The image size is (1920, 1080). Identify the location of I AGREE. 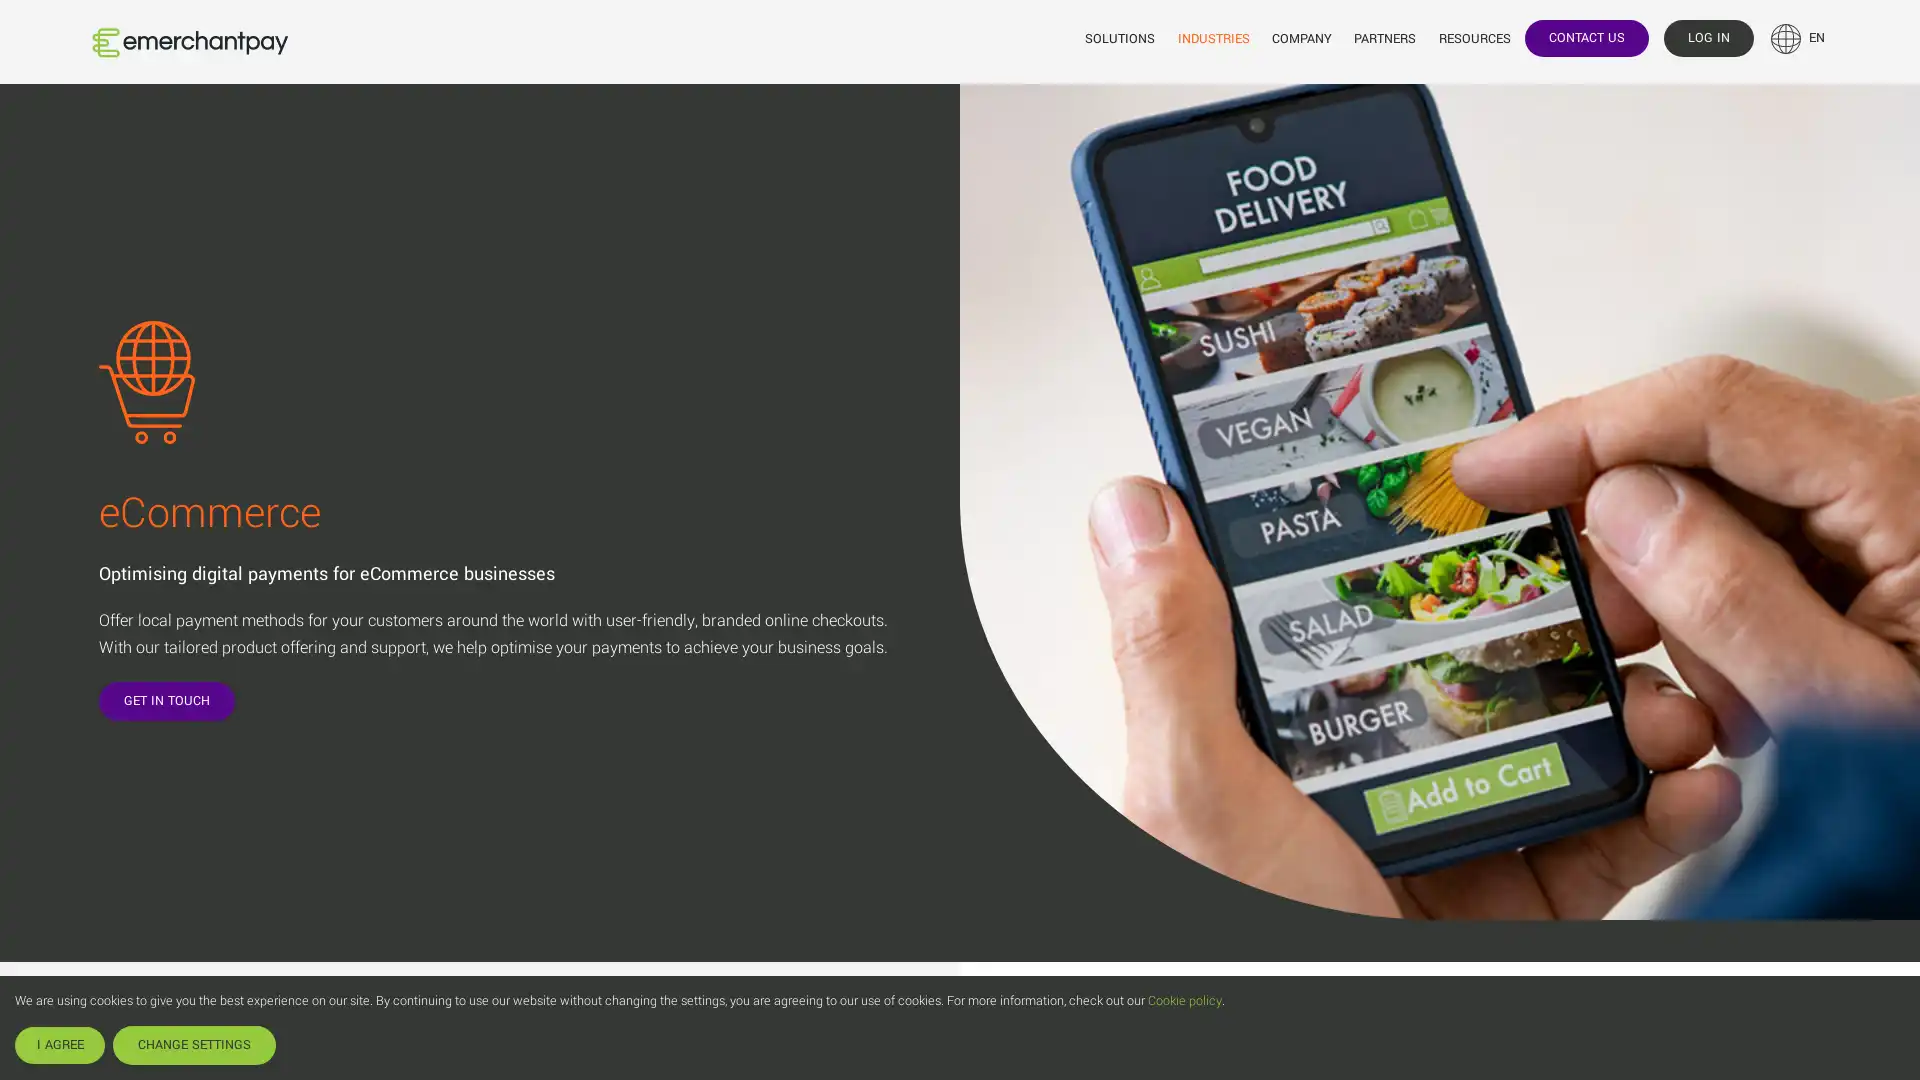
(59, 1044).